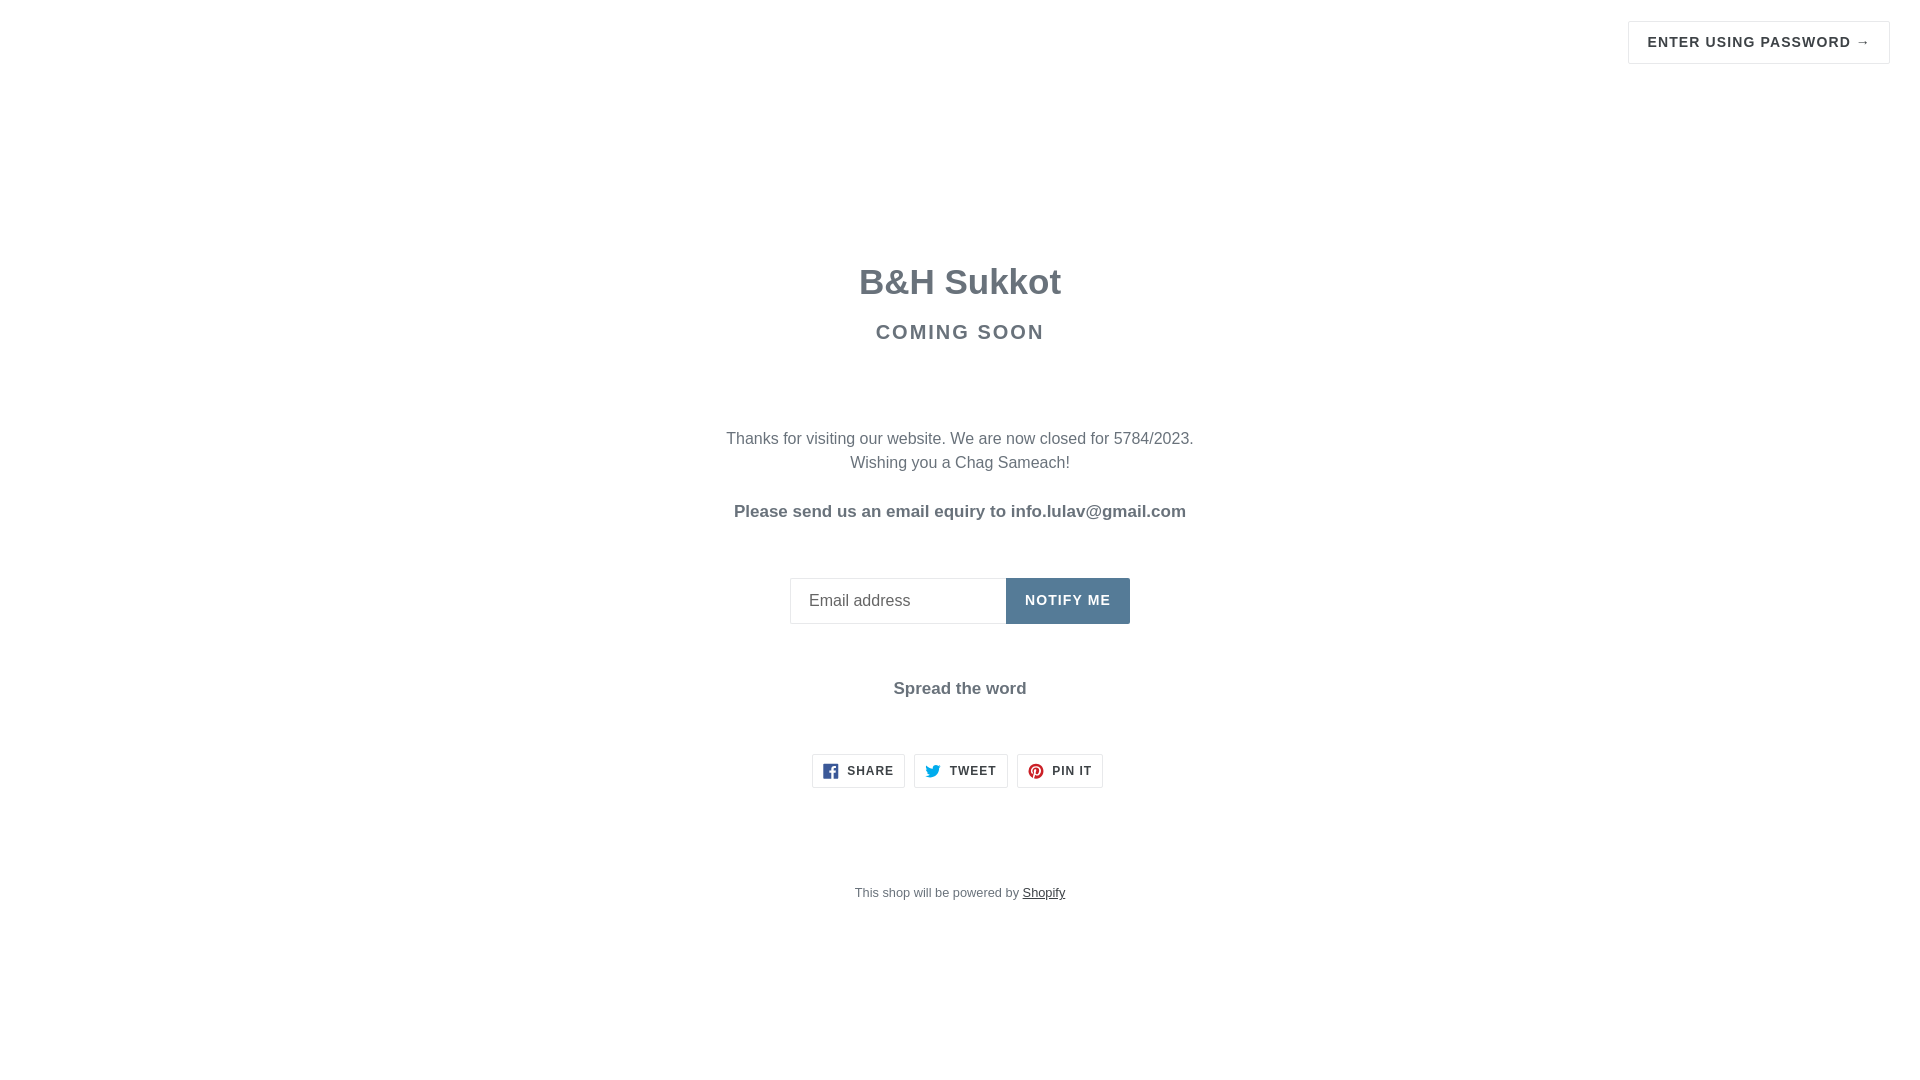  I want to click on 'Shopify', so click(1043, 891).